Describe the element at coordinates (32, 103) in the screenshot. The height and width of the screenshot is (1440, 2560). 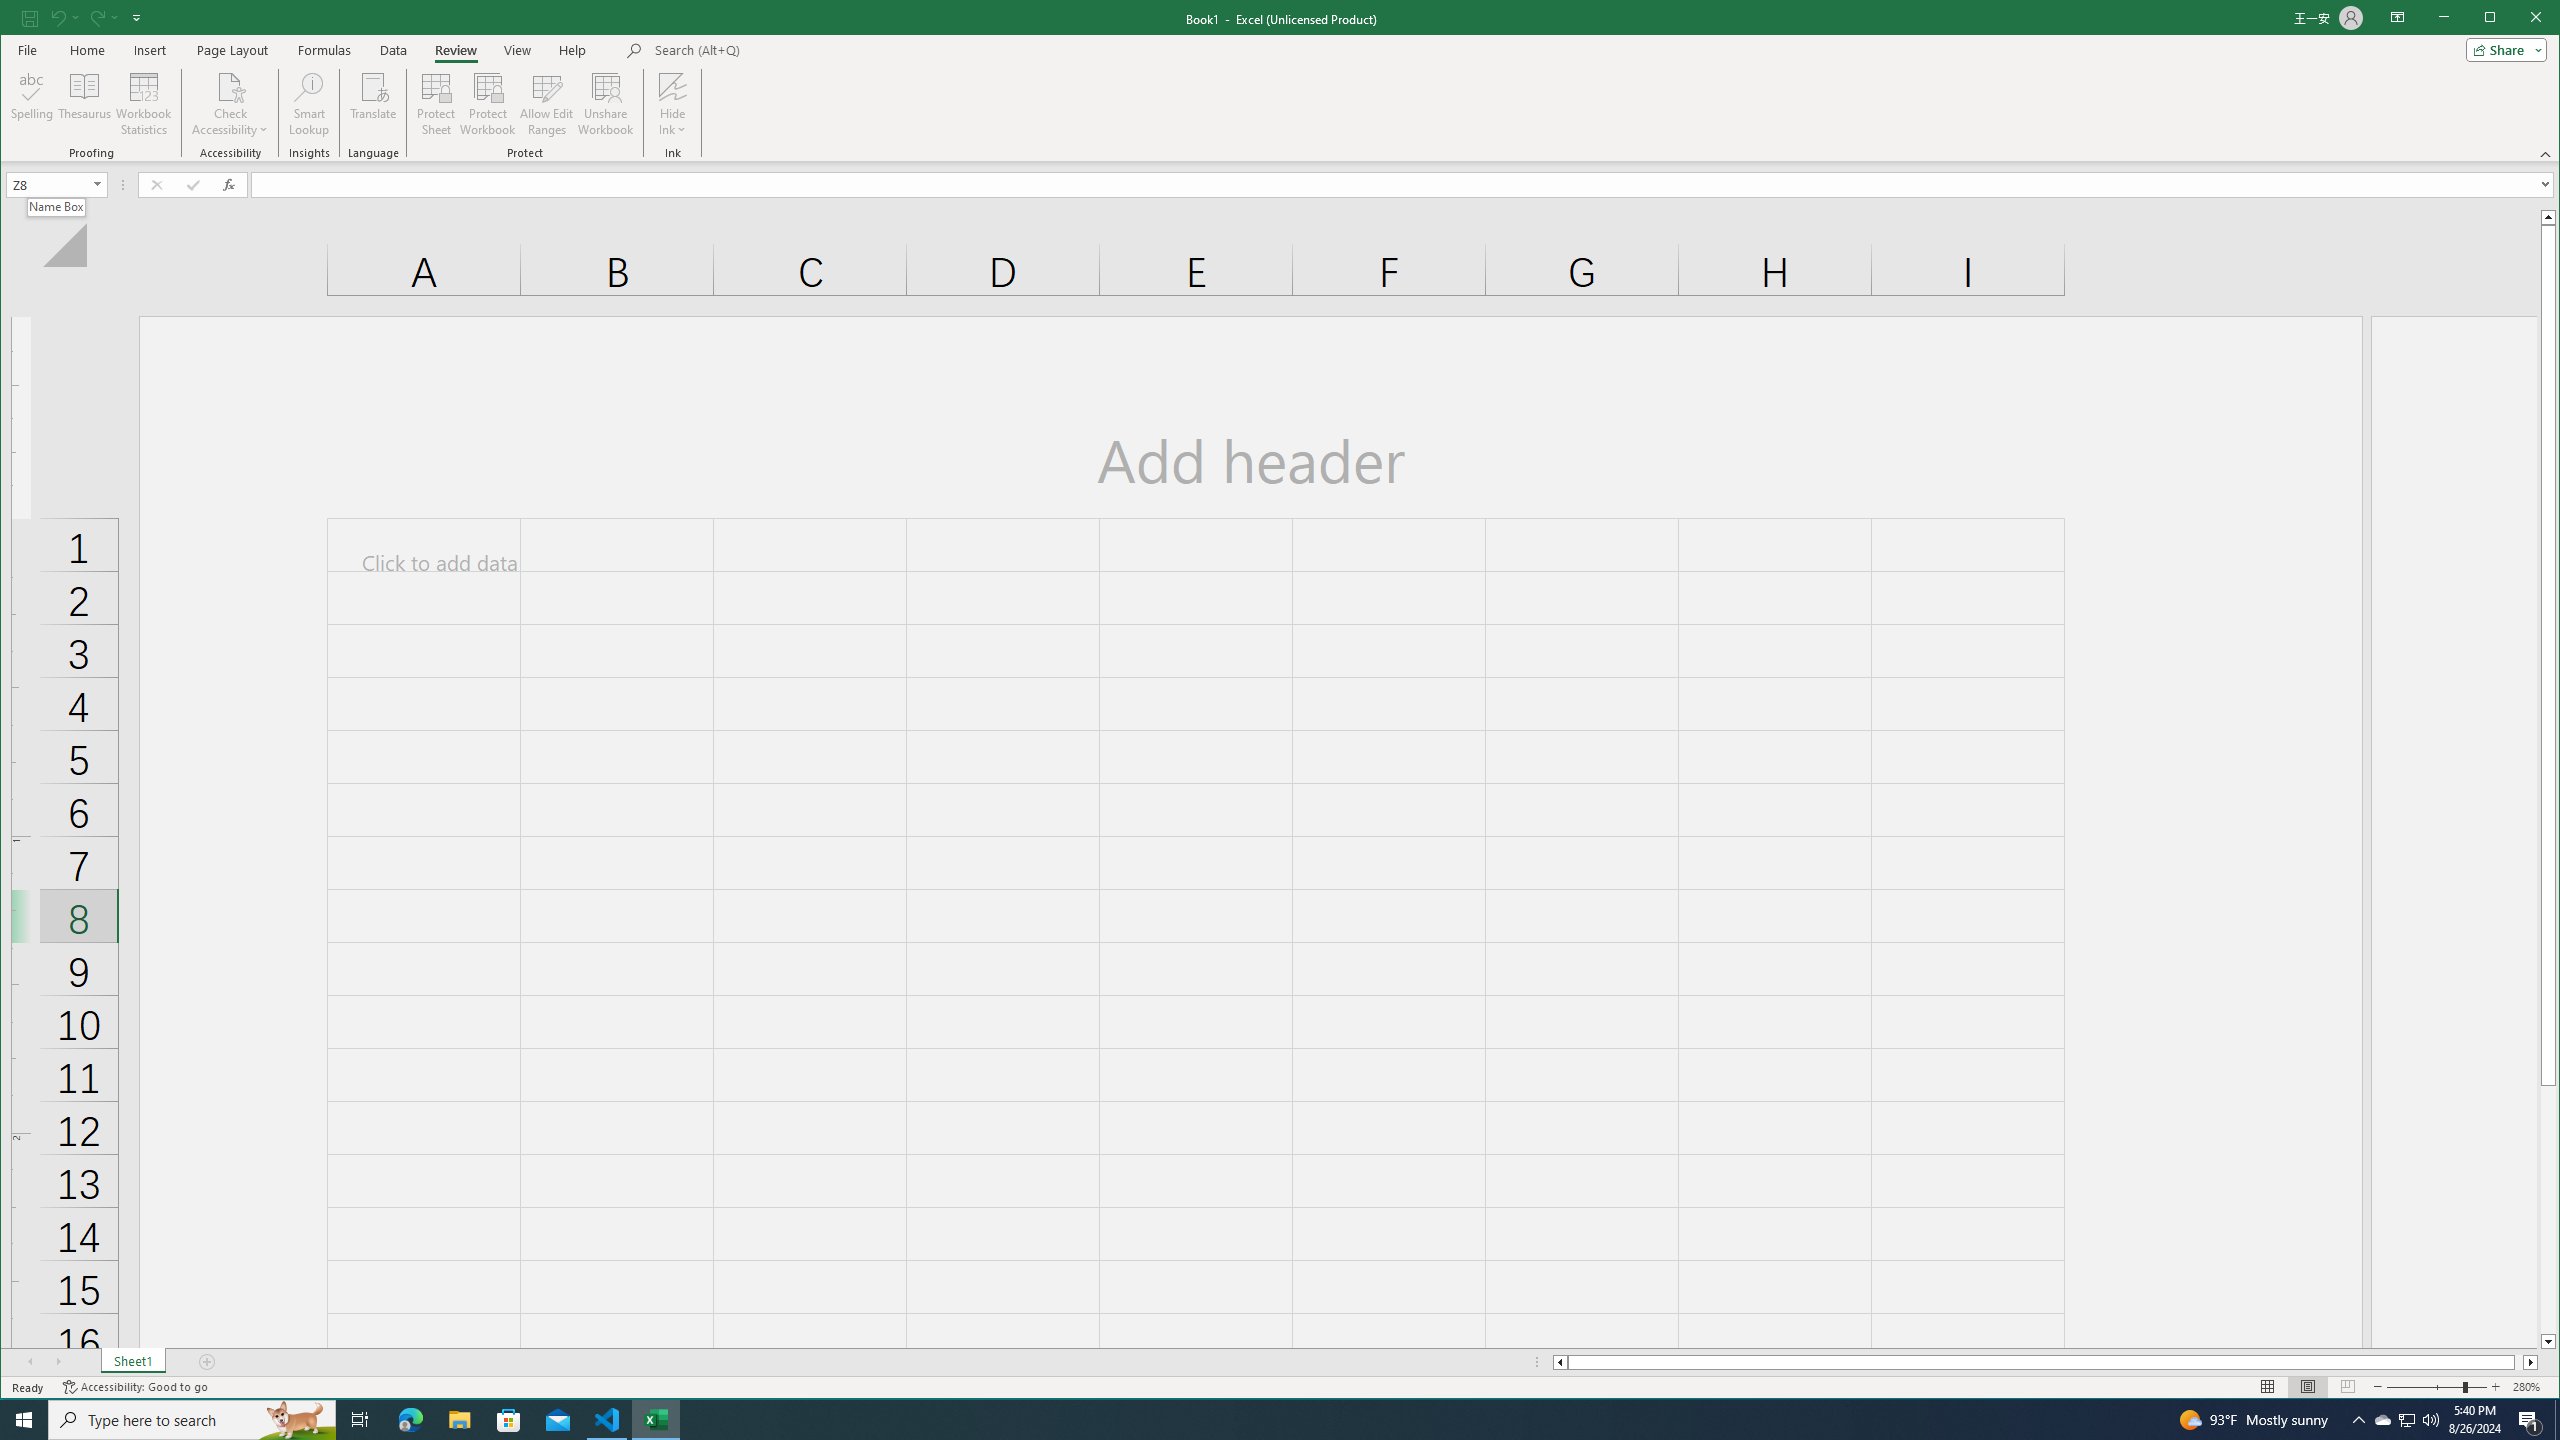
I see `'Spelling...'` at that location.